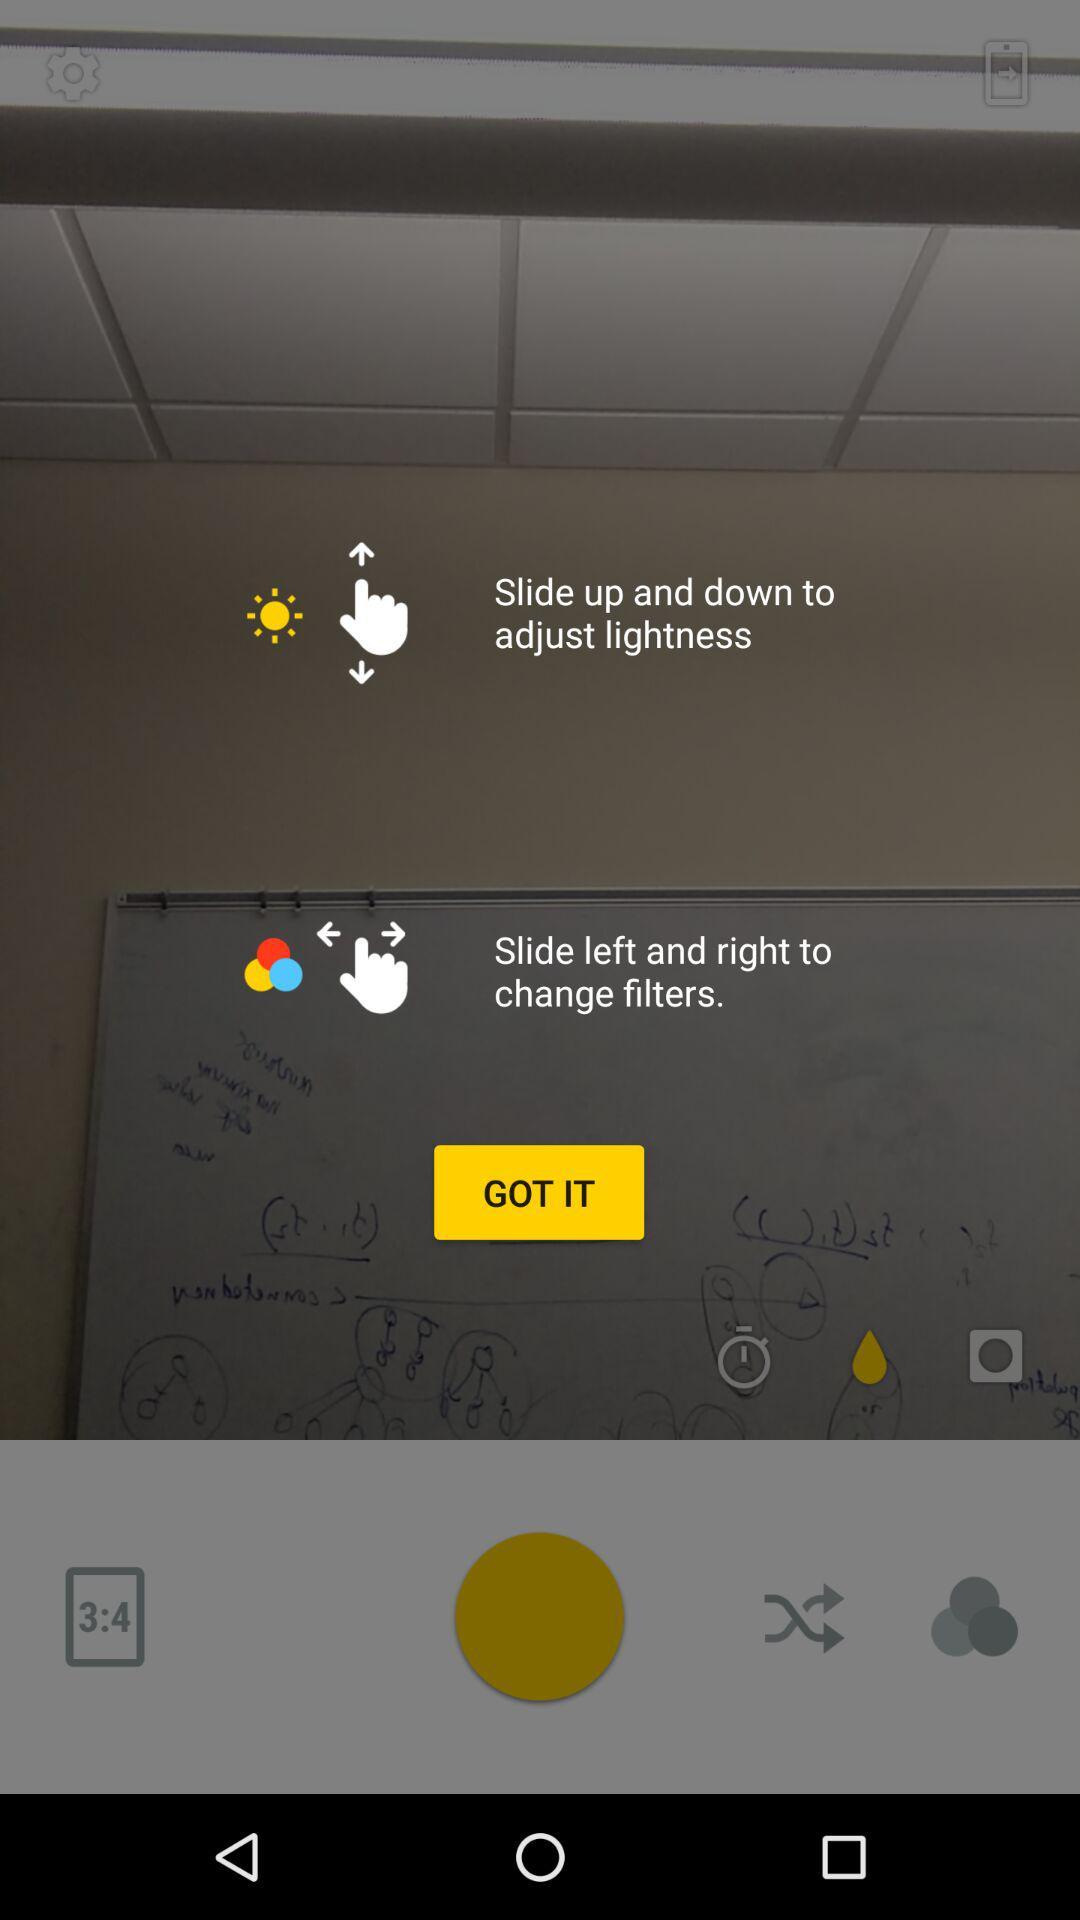  What do you see at coordinates (744, 1356) in the screenshot?
I see `tap for timer` at bounding box center [744, 1356].